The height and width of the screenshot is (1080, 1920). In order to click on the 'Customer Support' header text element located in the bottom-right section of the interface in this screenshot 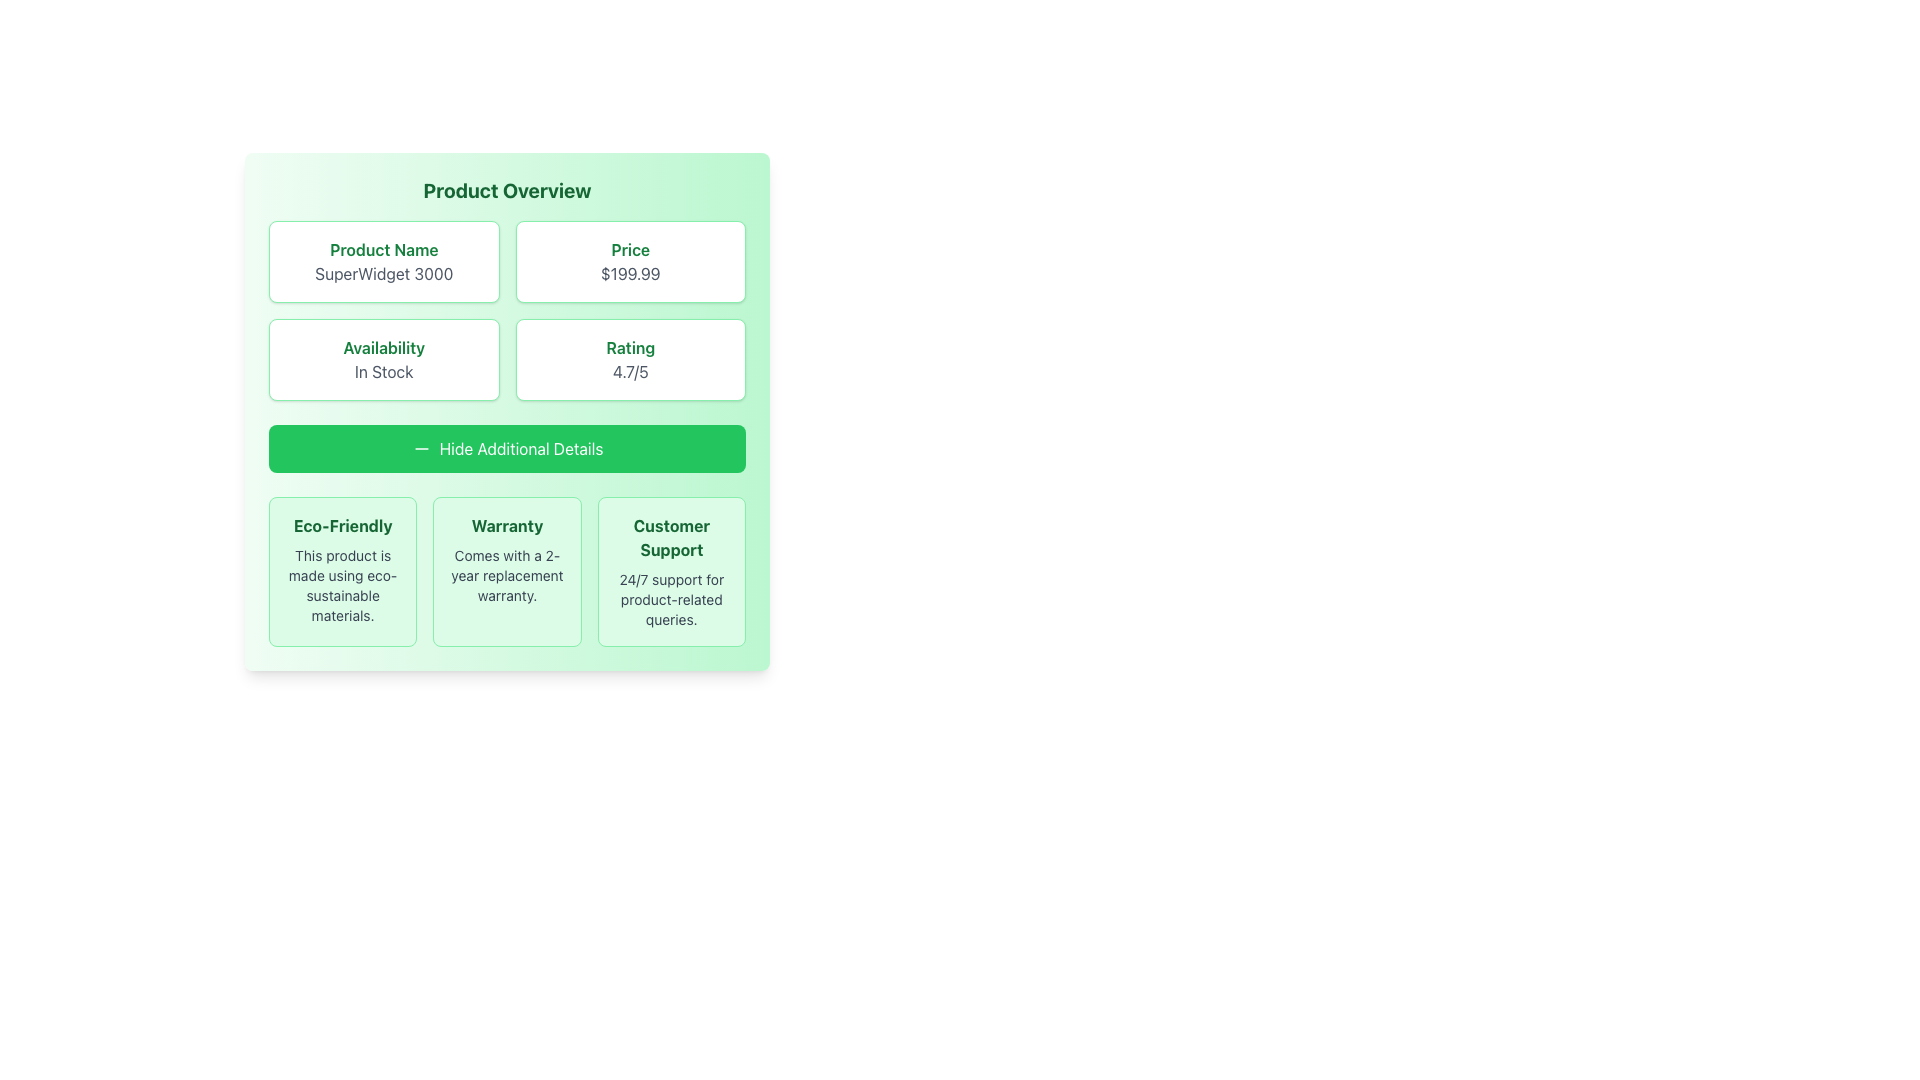, I will do `click(671, 536)`.